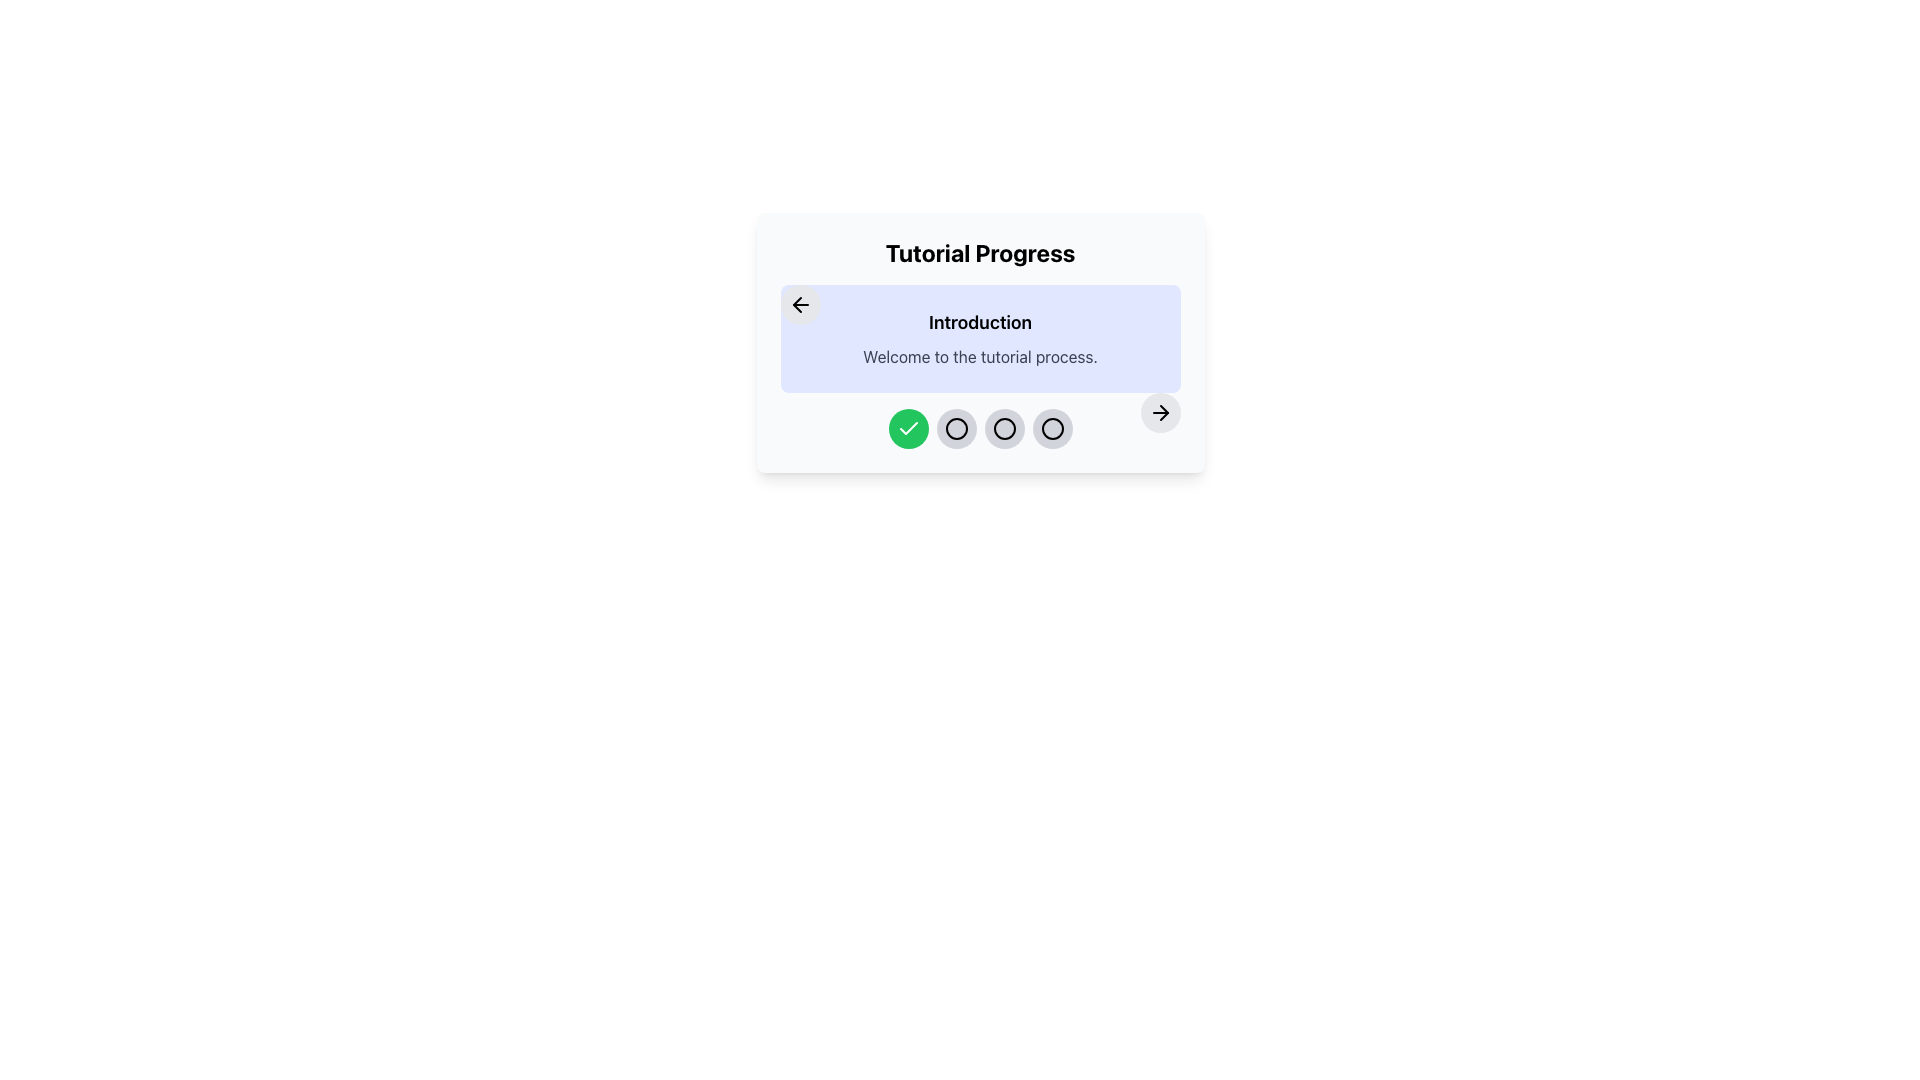 Image resolution: width=1920 pixels, height=1080 pixels. Describe the element at coordinates (1004, 427) in the screenshot. I see `the third icon from the left in the horizontal row of circular interactive elements, which serves as a navigation point in the tutorial progress section` at that location.